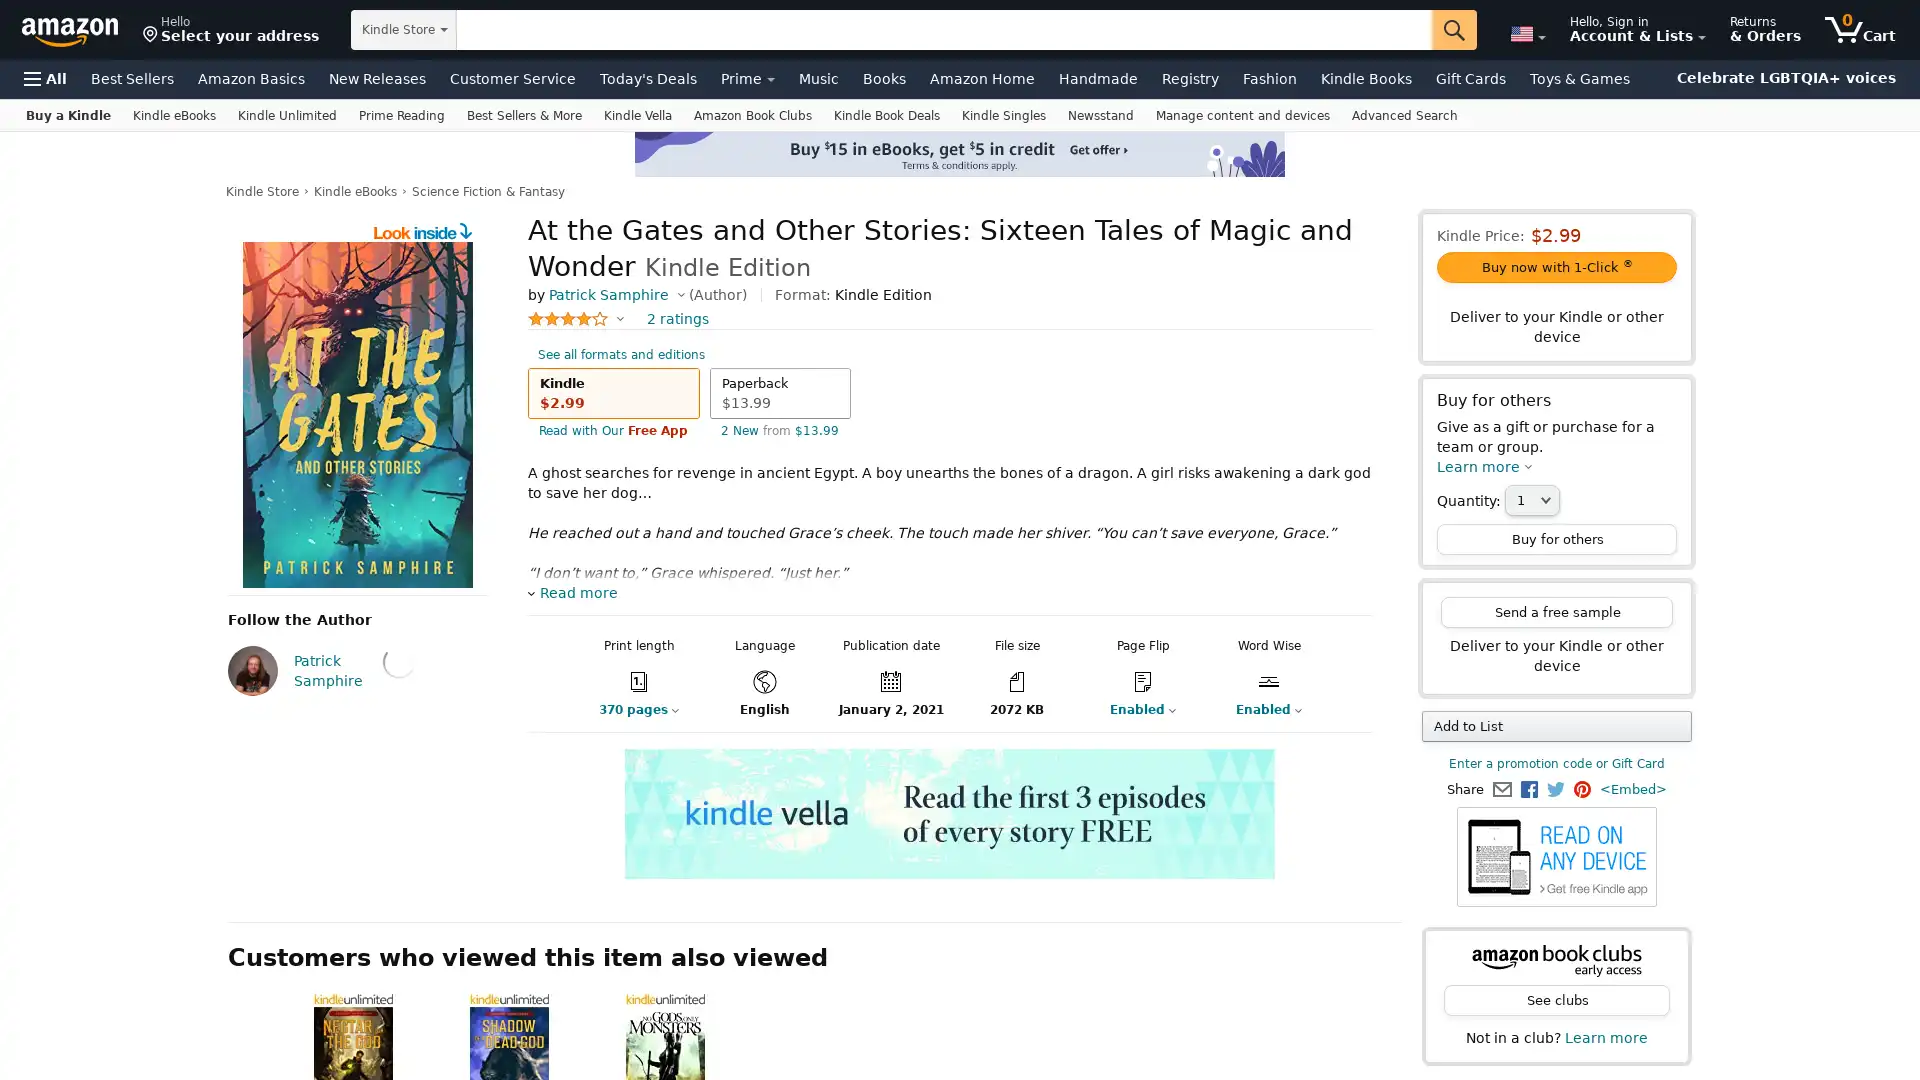  What do you see at coordinates (571, 592) in the screenshot?
I see `Read more` at bounding box center [571, 592].